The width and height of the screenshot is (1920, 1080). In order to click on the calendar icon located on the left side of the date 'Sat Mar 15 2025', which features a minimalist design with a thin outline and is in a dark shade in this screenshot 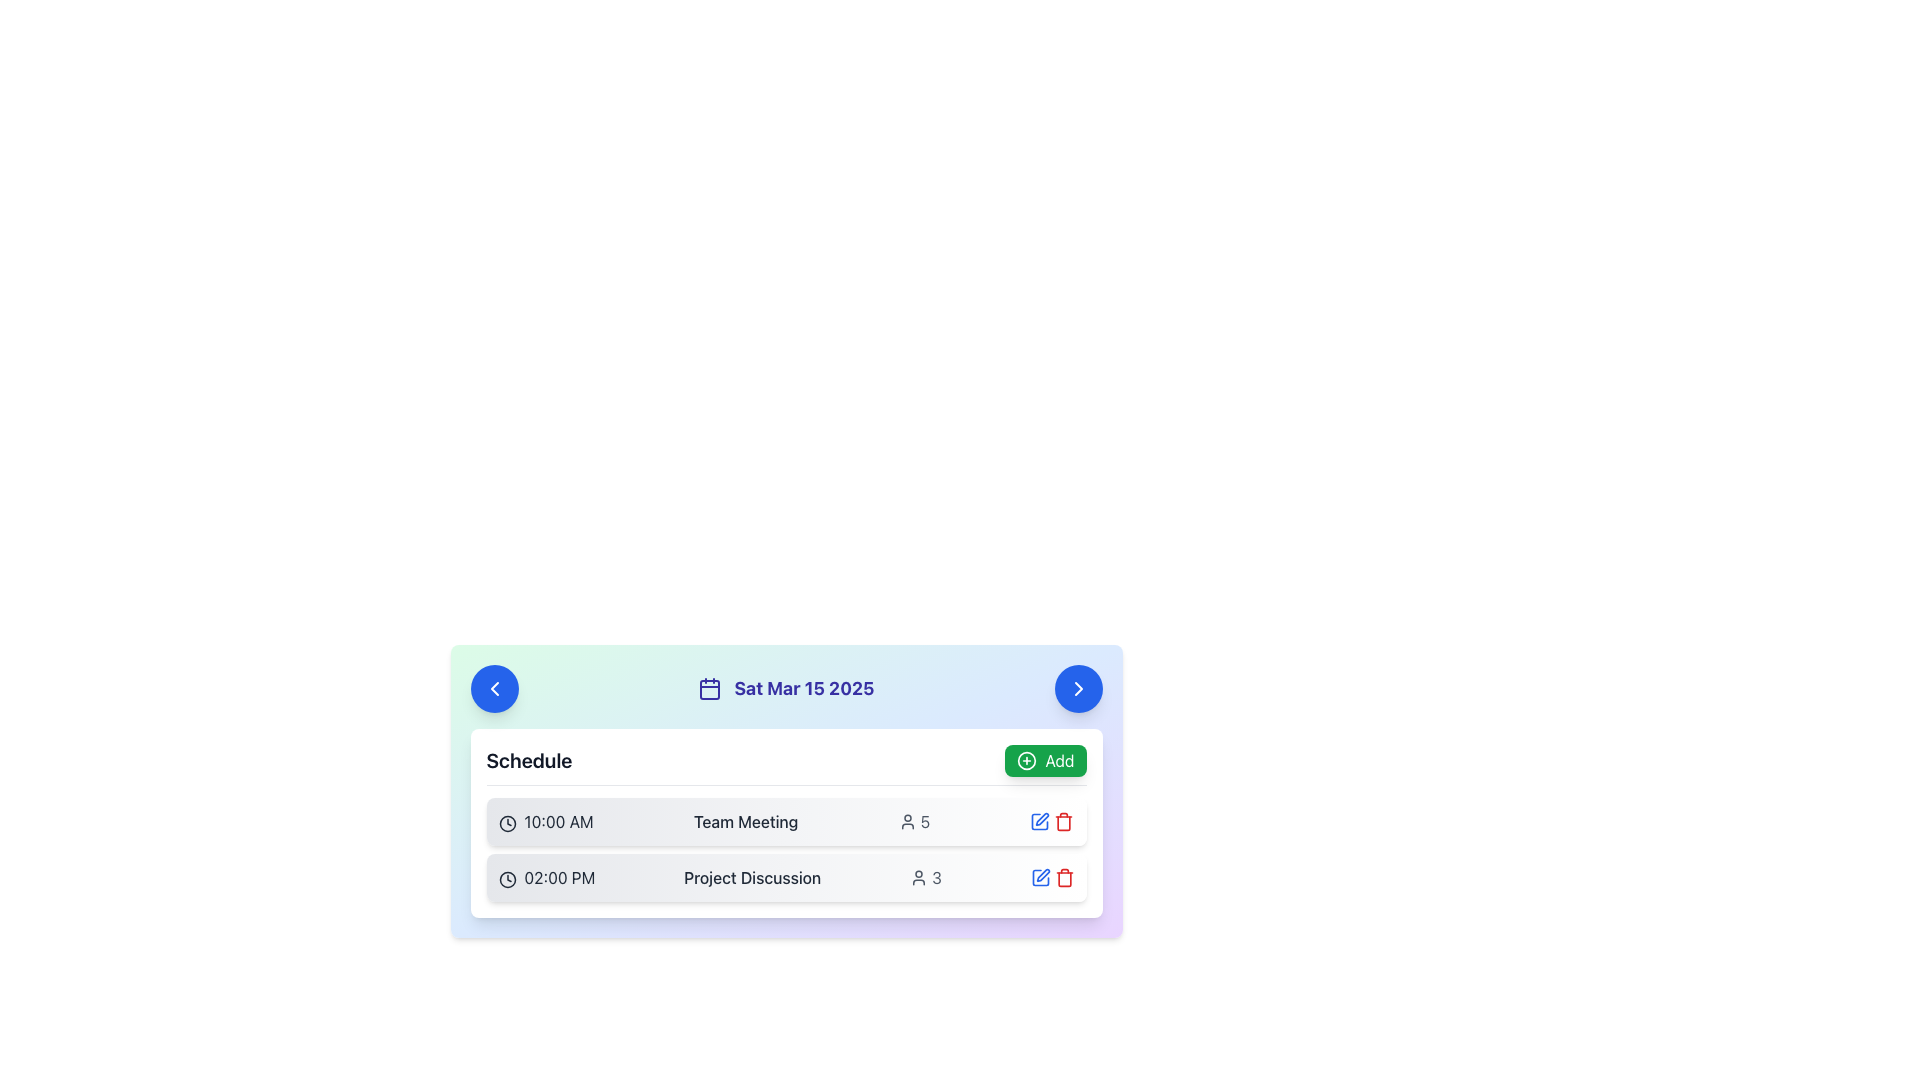, I will do `click(710, 688)`.